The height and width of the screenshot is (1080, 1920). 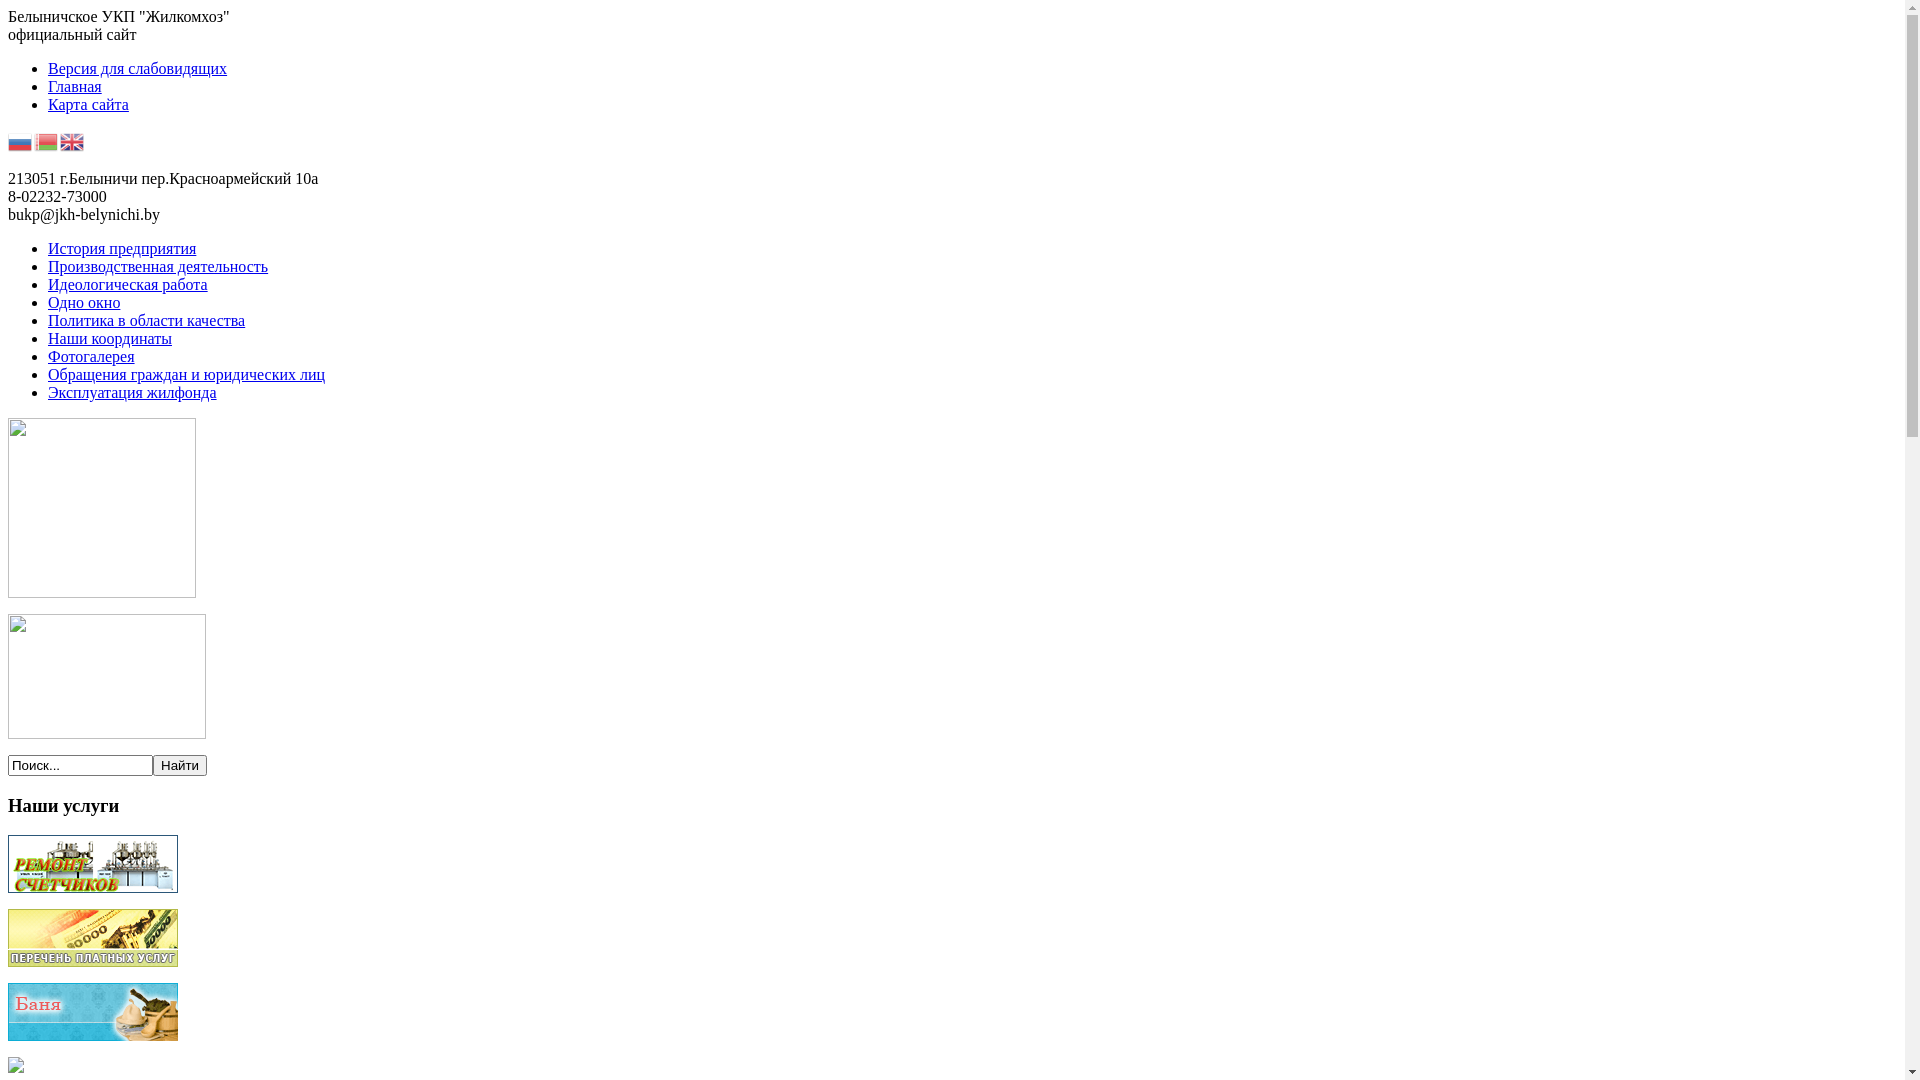 What do you see at coordinates (20, 139) in the screenshot?
I see `'Russian'` at bounding box center [20, 139].